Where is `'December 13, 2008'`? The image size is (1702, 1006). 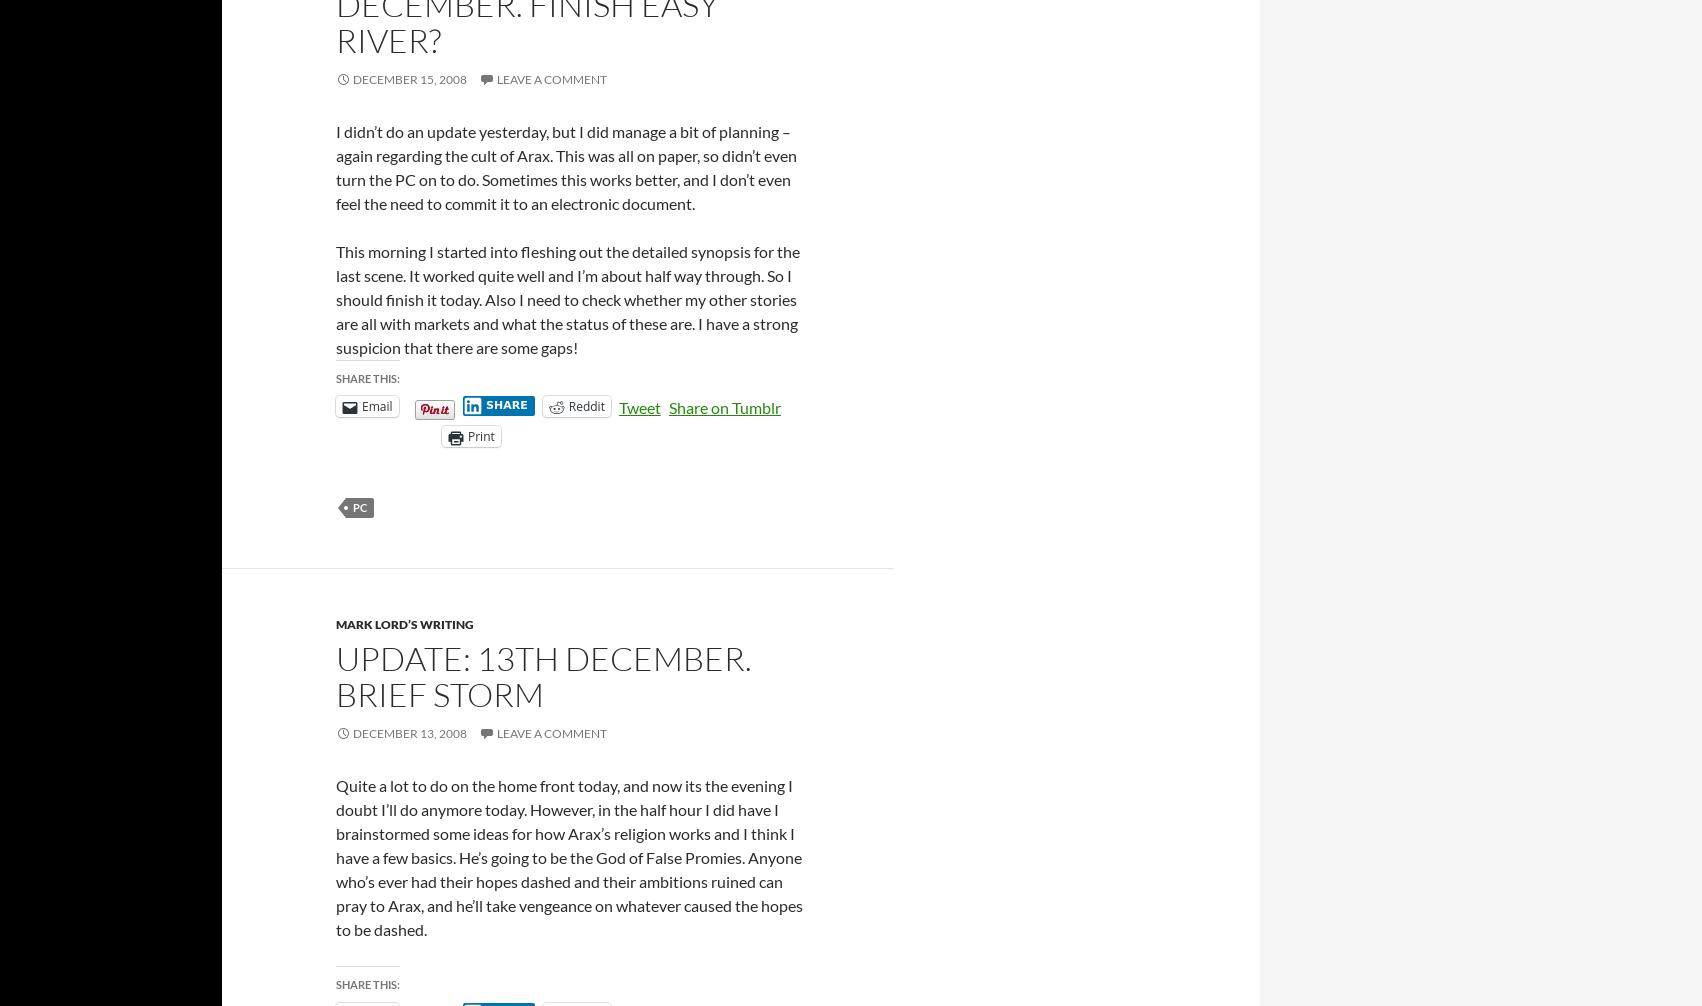 'December 13, 2008' is located at coordinates (410, 733).